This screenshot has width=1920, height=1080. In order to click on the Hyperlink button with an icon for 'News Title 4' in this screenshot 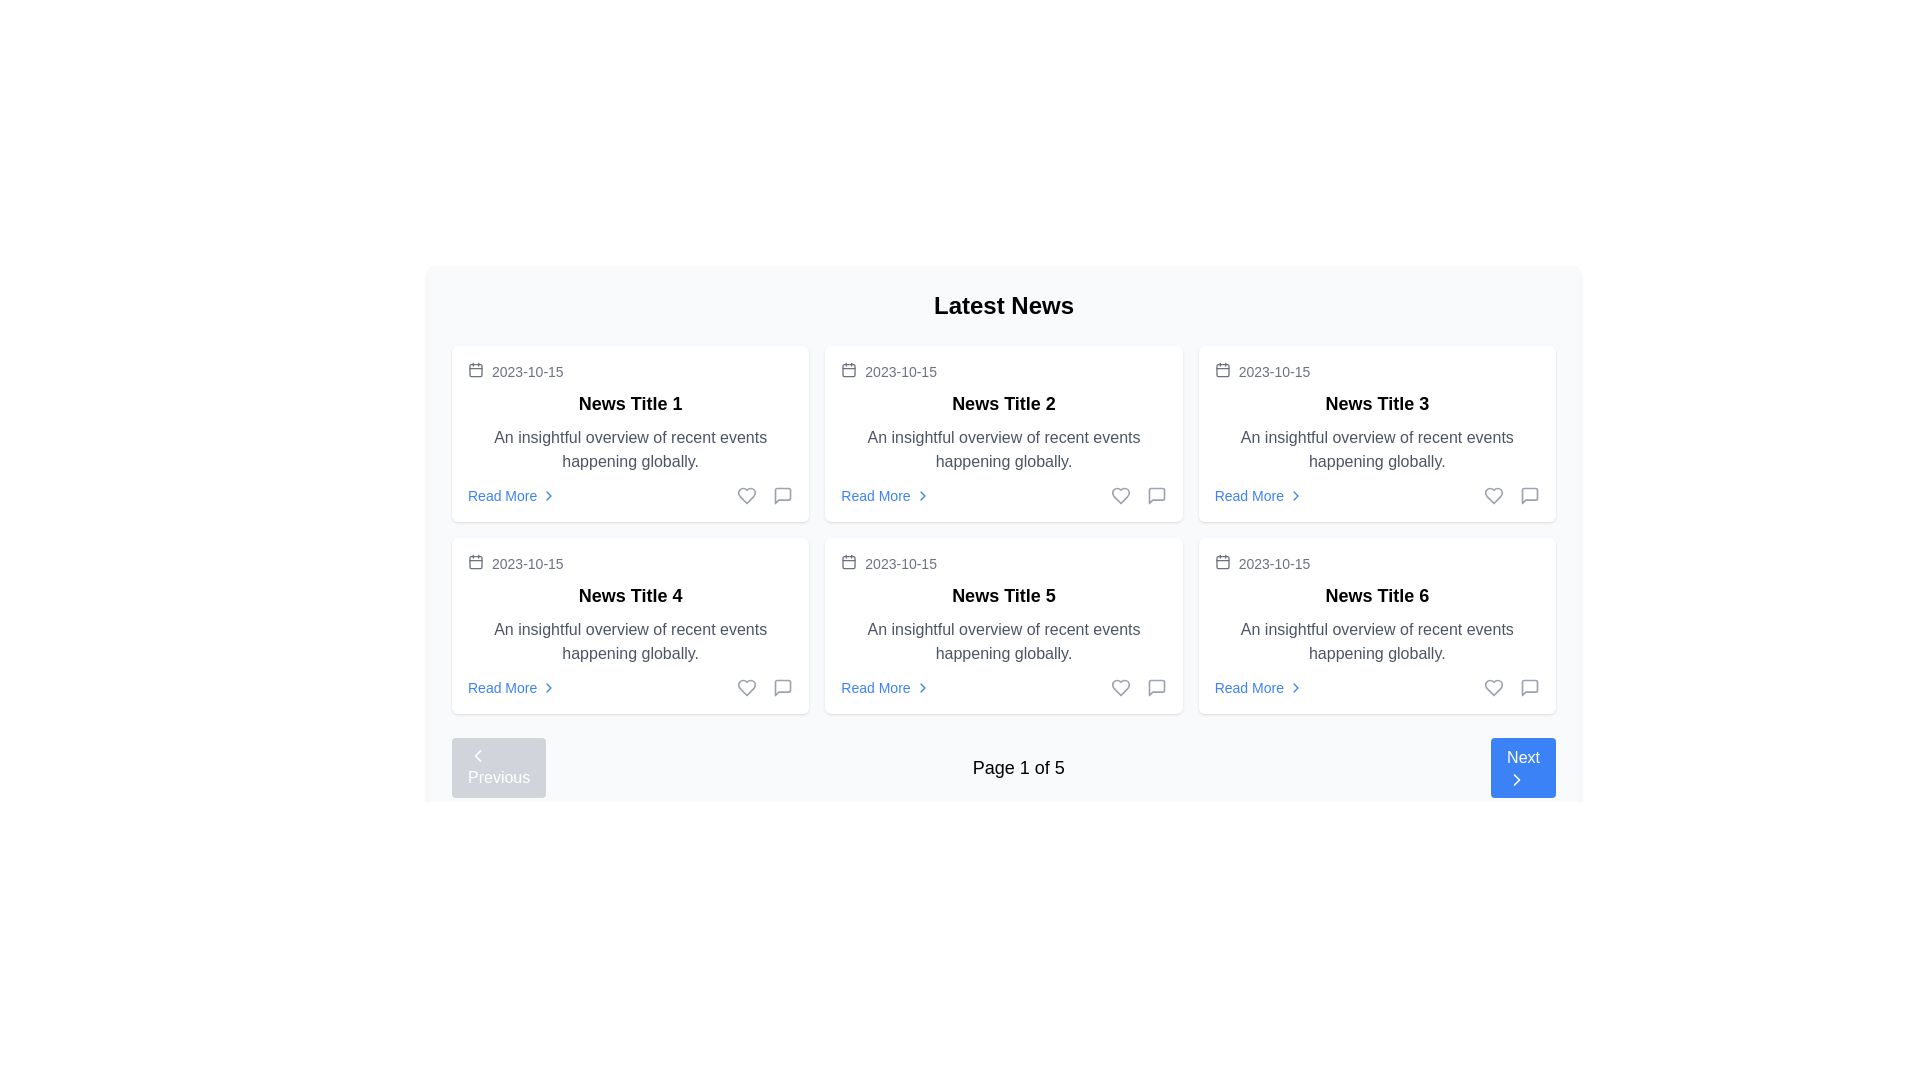, I will do `click(512, 686)`.